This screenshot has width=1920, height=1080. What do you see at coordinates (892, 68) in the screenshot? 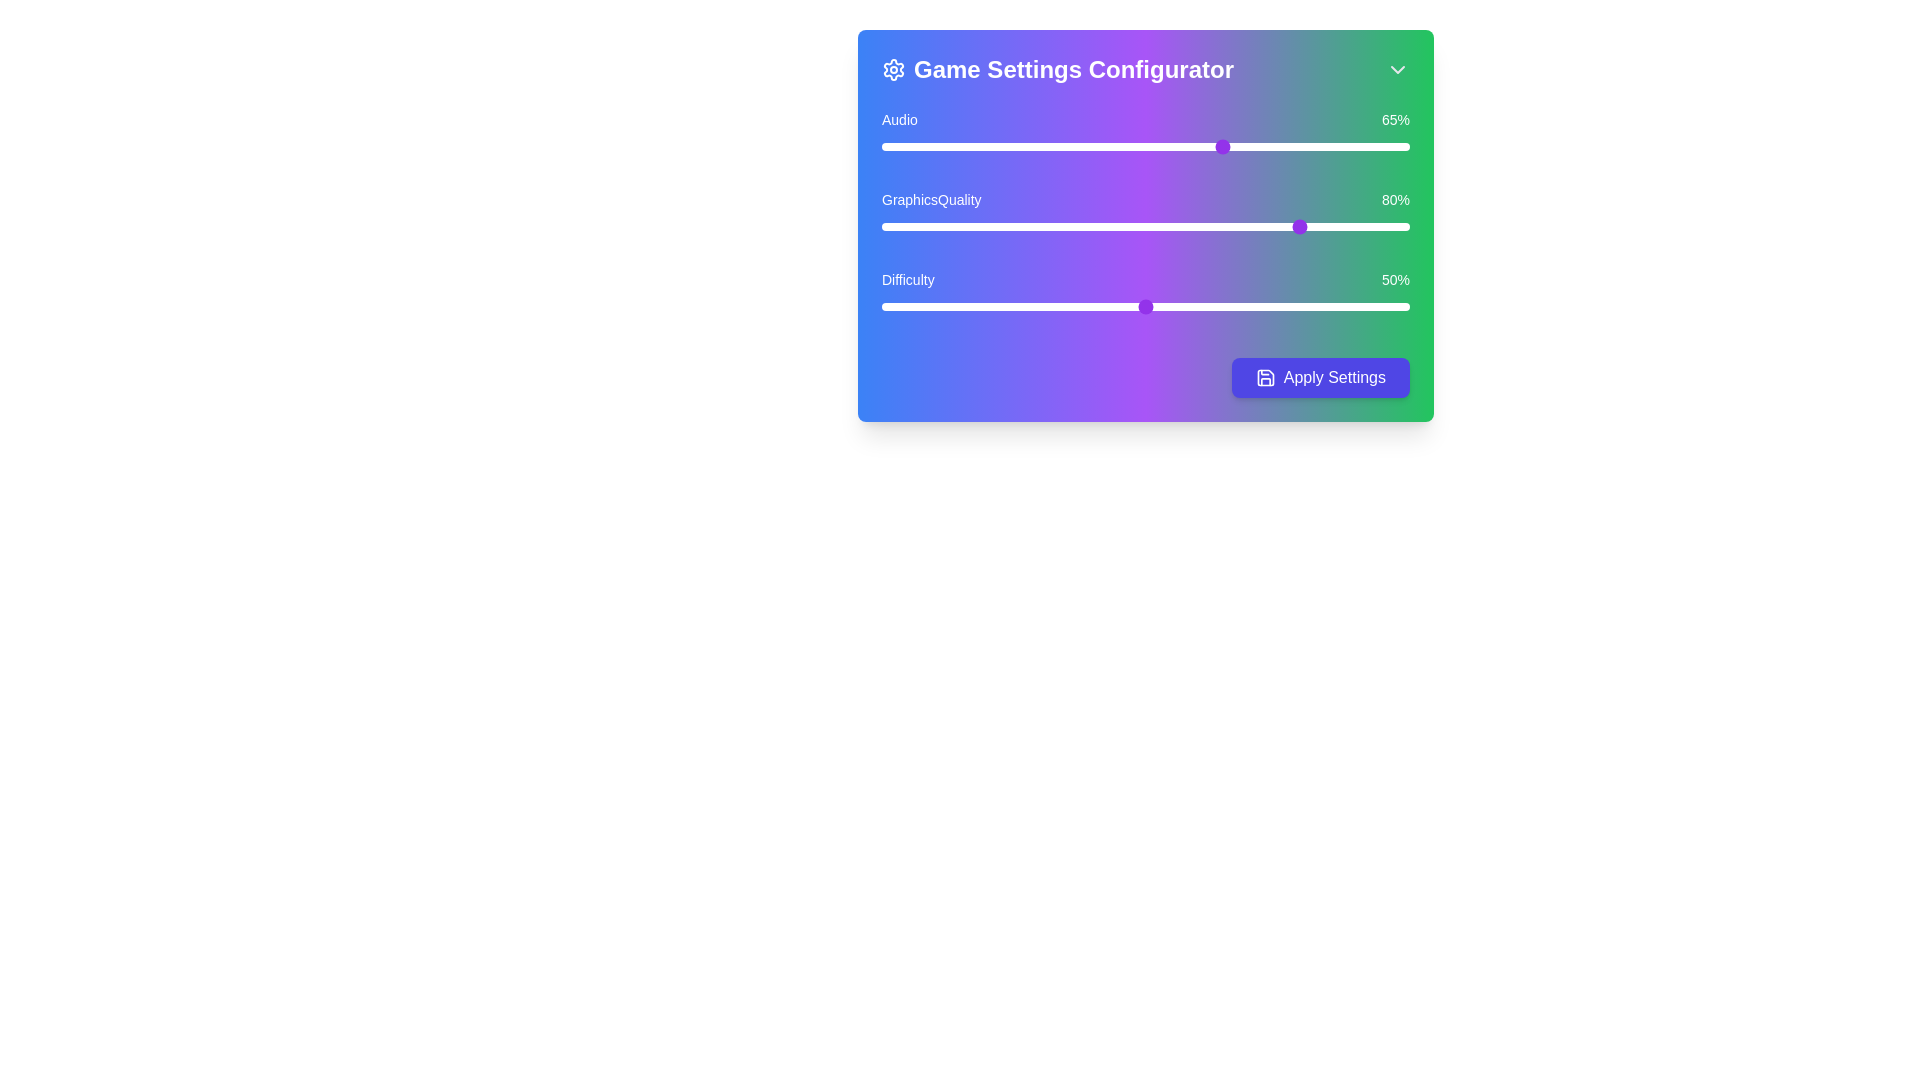
I see `the settings icon located in the top-left area of the card, which appears as a gear-like visual element` at bounding box center [892, 68].